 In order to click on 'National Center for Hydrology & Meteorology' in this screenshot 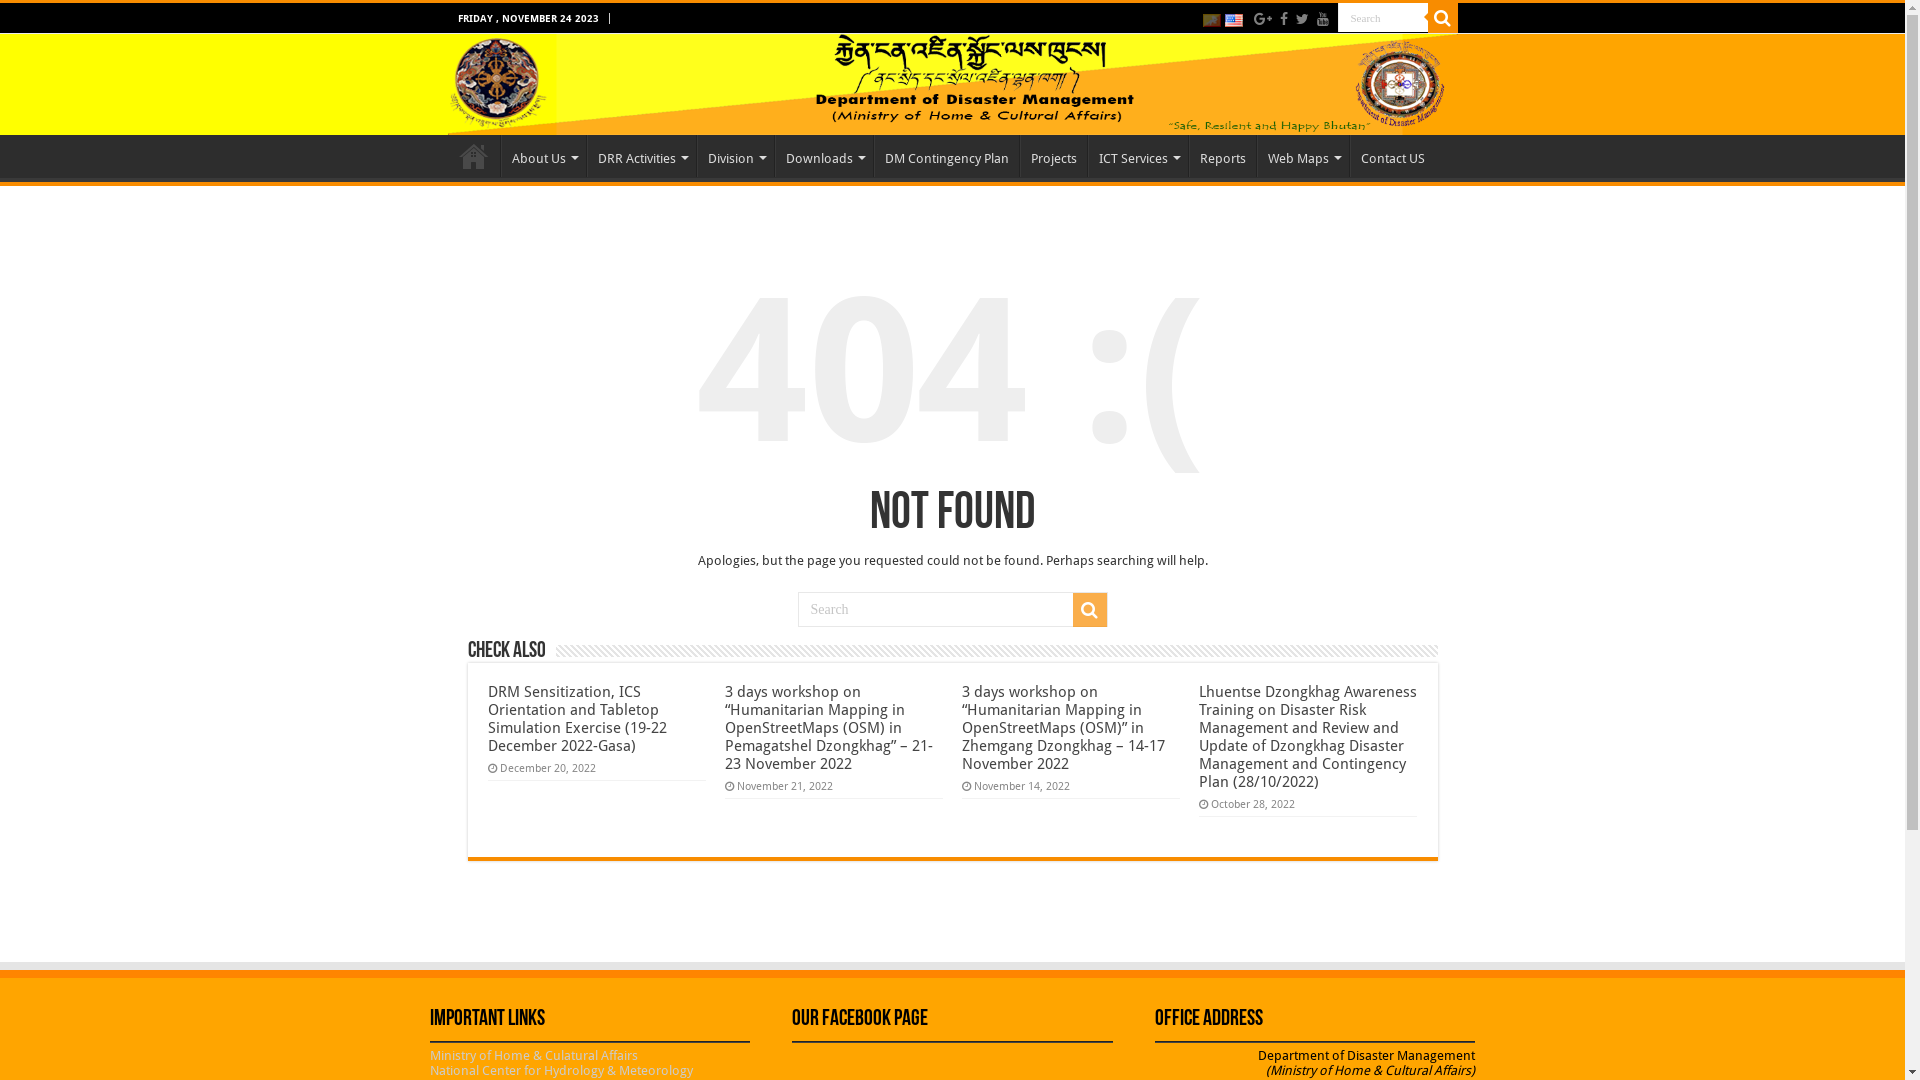, I will do `click(429, 1069)`.